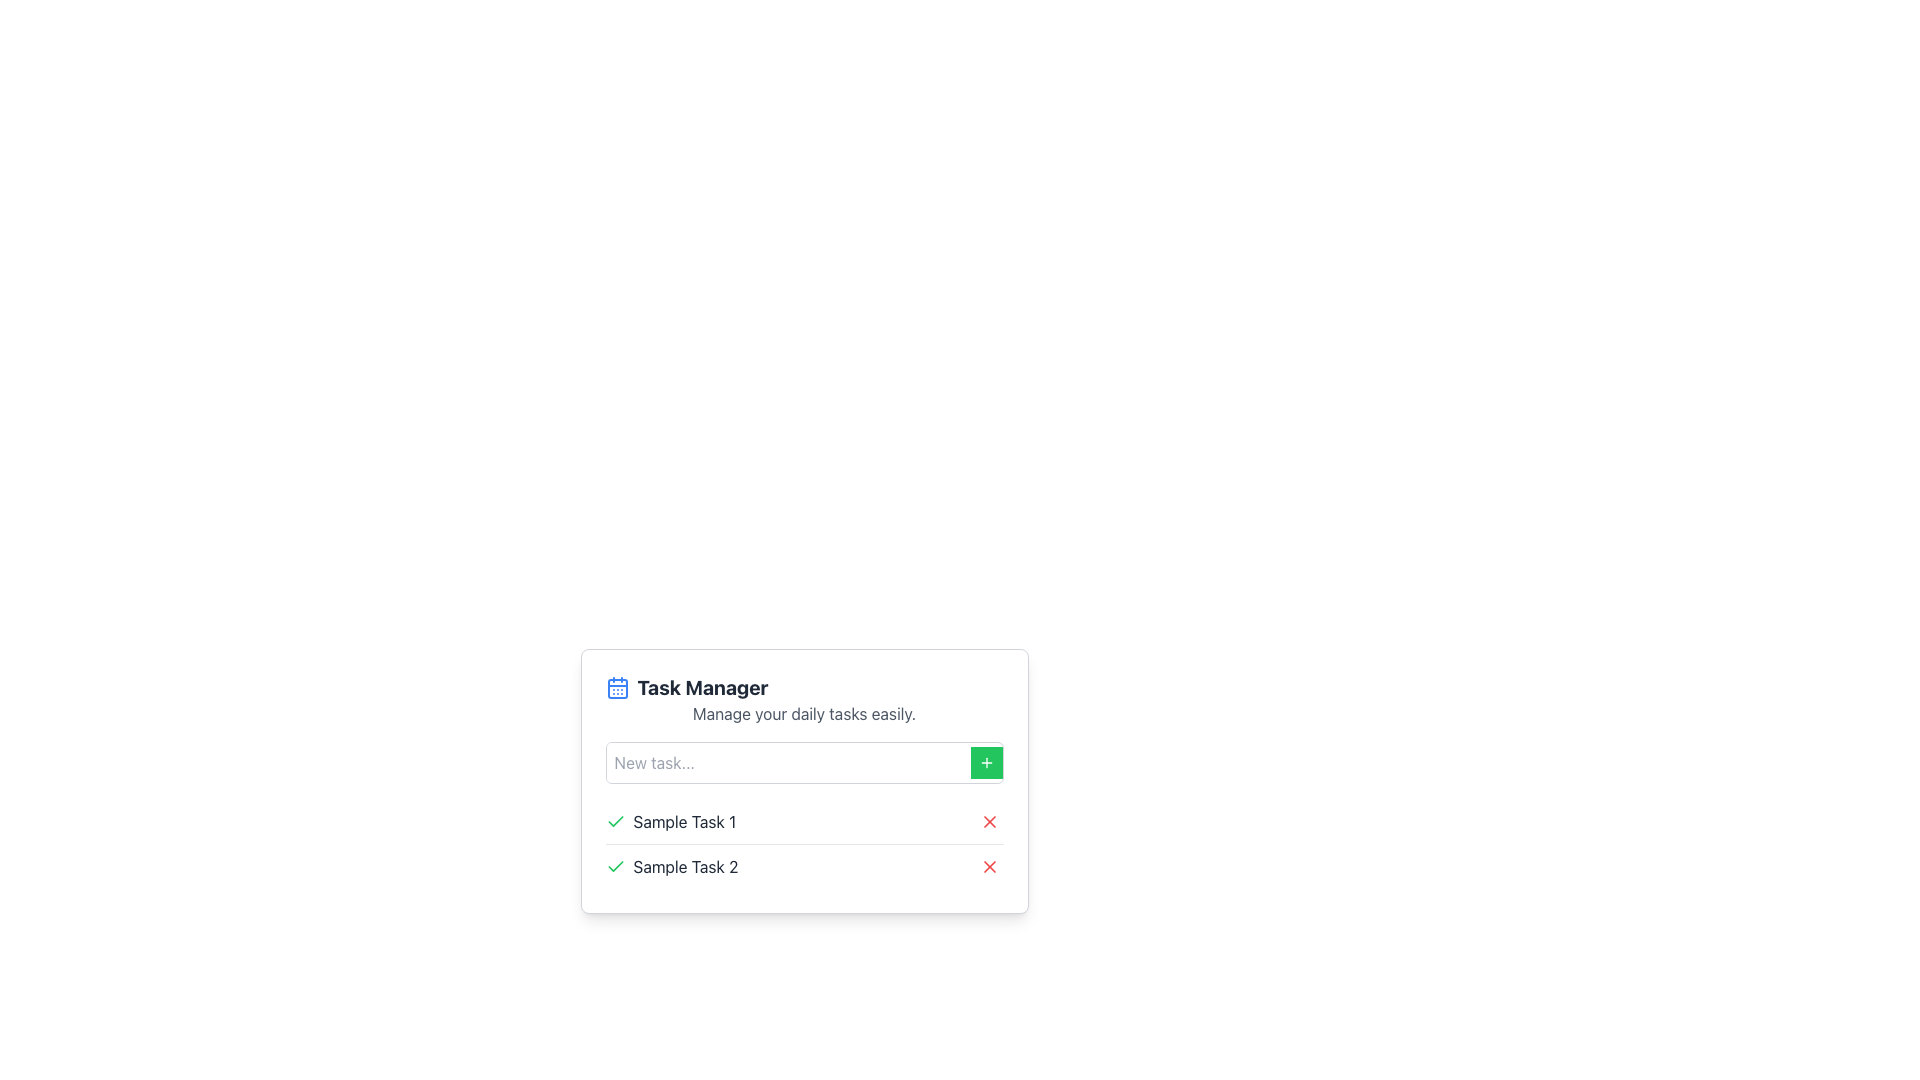  What do you see at coordinates (989, 821) in the screenshot?
I see `the delete button associated with the task labeled 'Sample Task 1' in the Task Manager` at bounding box center [989, 821].